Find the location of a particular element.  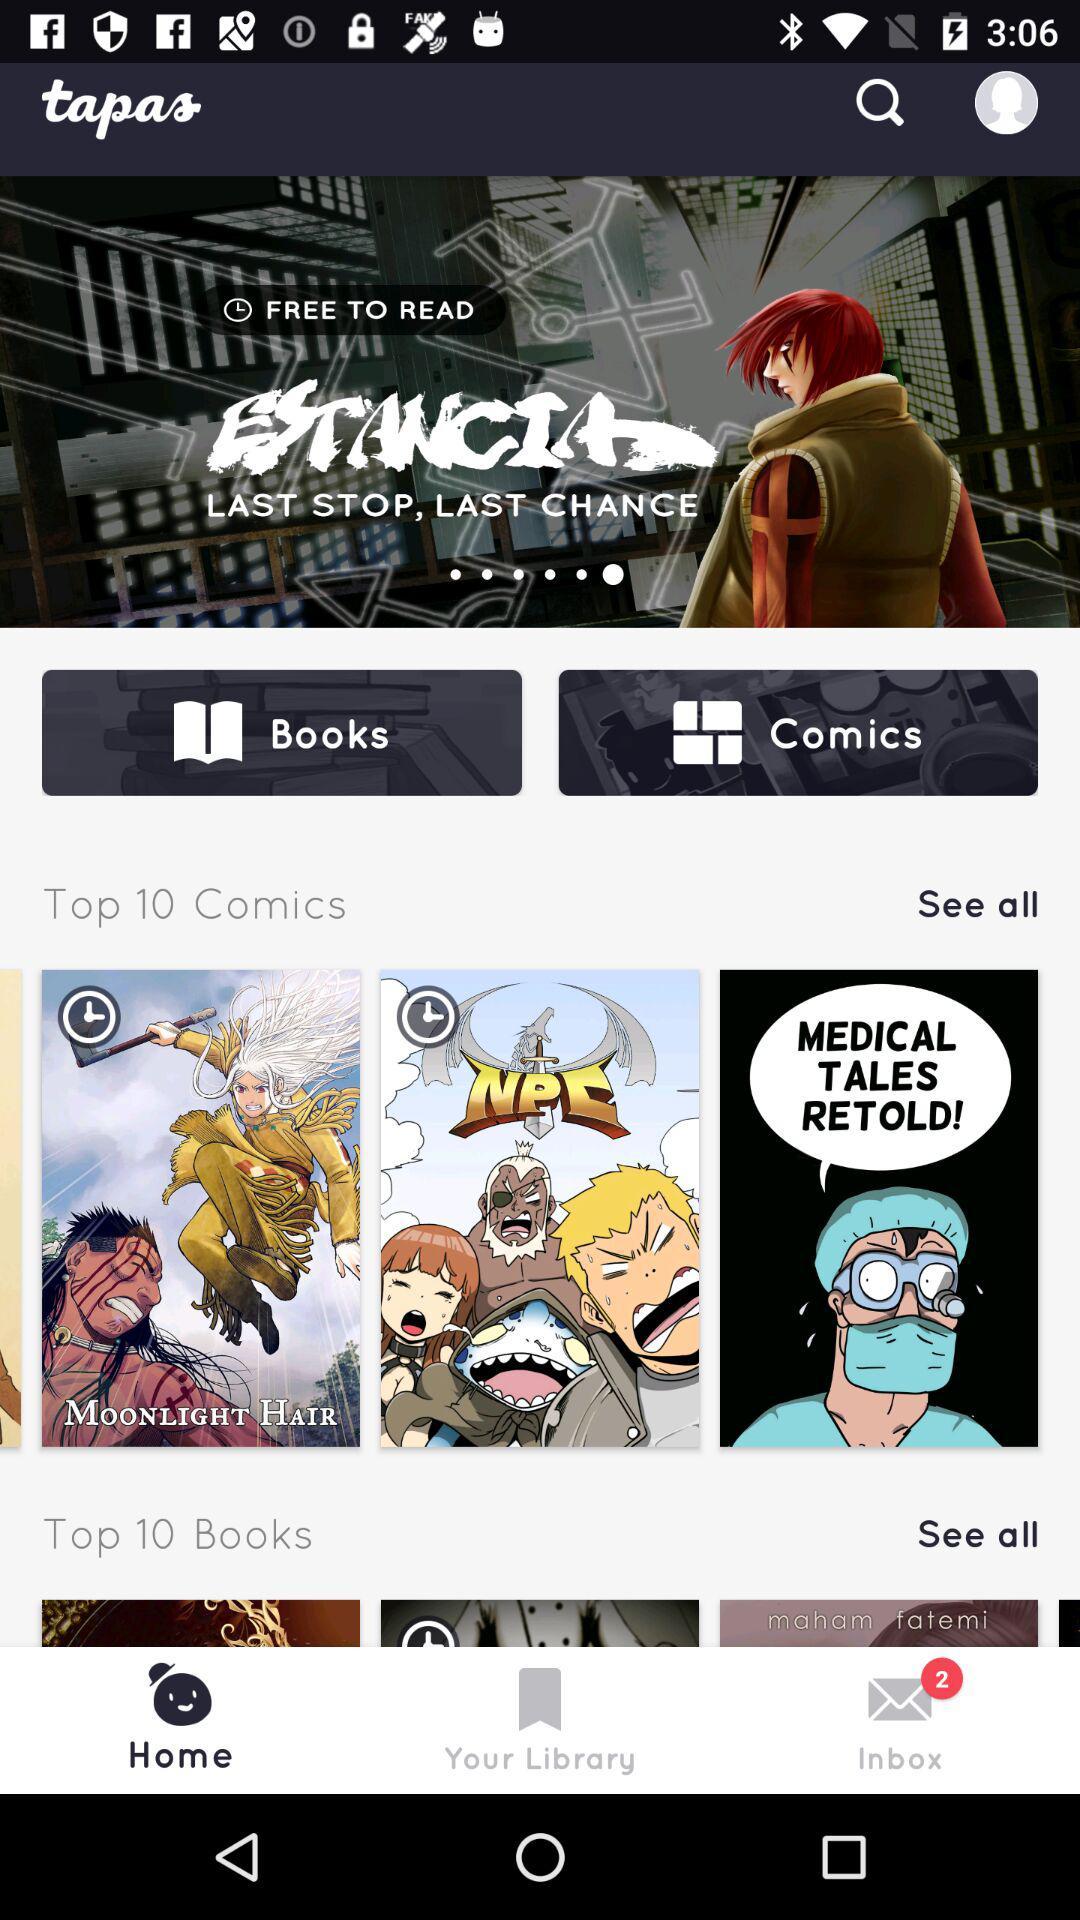

the image right to npc is located at coordinates (878, 1207).